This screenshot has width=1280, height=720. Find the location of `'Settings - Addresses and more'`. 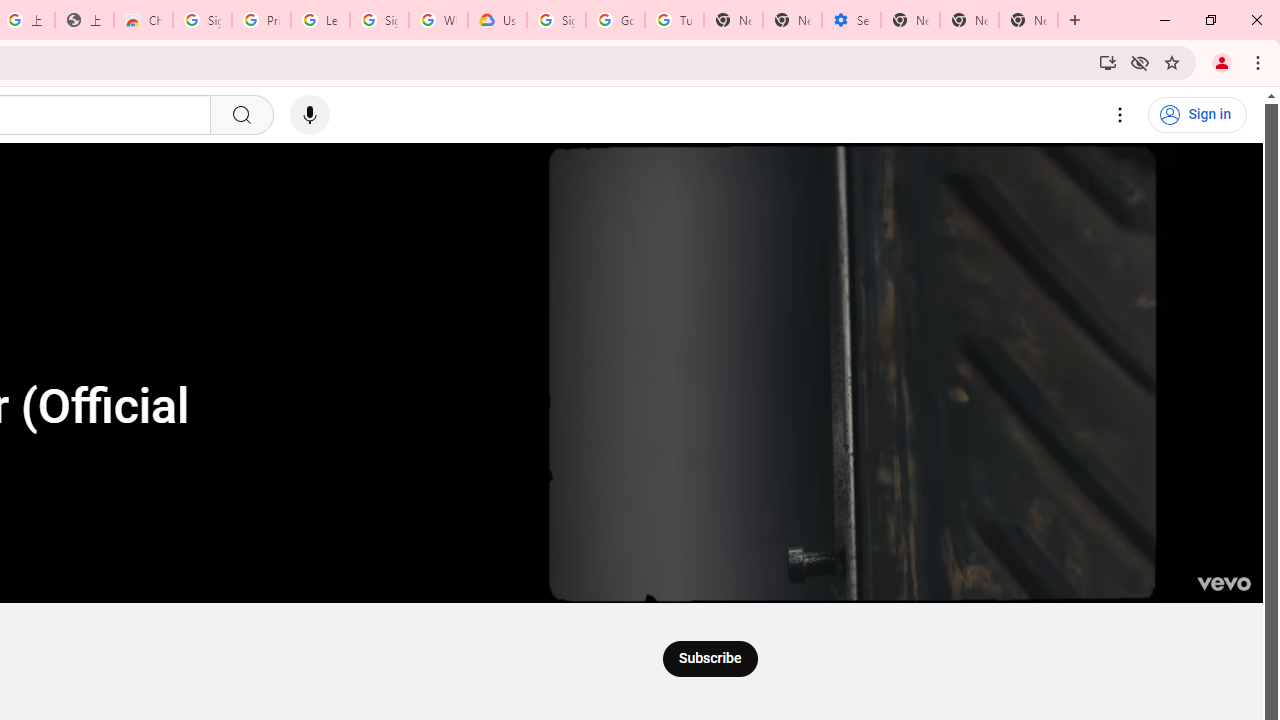

'Settings - Addresses and more' is located at coordinates (851, 20).